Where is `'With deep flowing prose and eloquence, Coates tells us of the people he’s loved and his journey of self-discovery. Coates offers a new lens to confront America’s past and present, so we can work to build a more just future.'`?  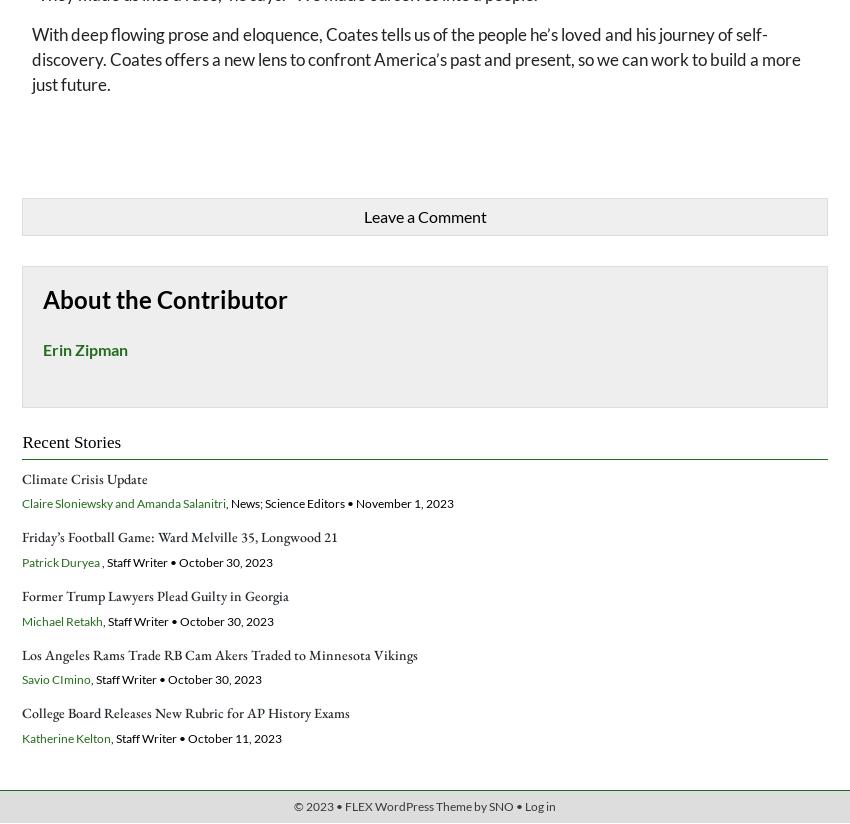
'With deep flowing prose and eloquence, Coates tells us of the people he’s loved and his journey of self-discovery. Coates offers a new lens to confront America’s past and present, so we can work to build a more just future.' is located at coordinates (416, 58).